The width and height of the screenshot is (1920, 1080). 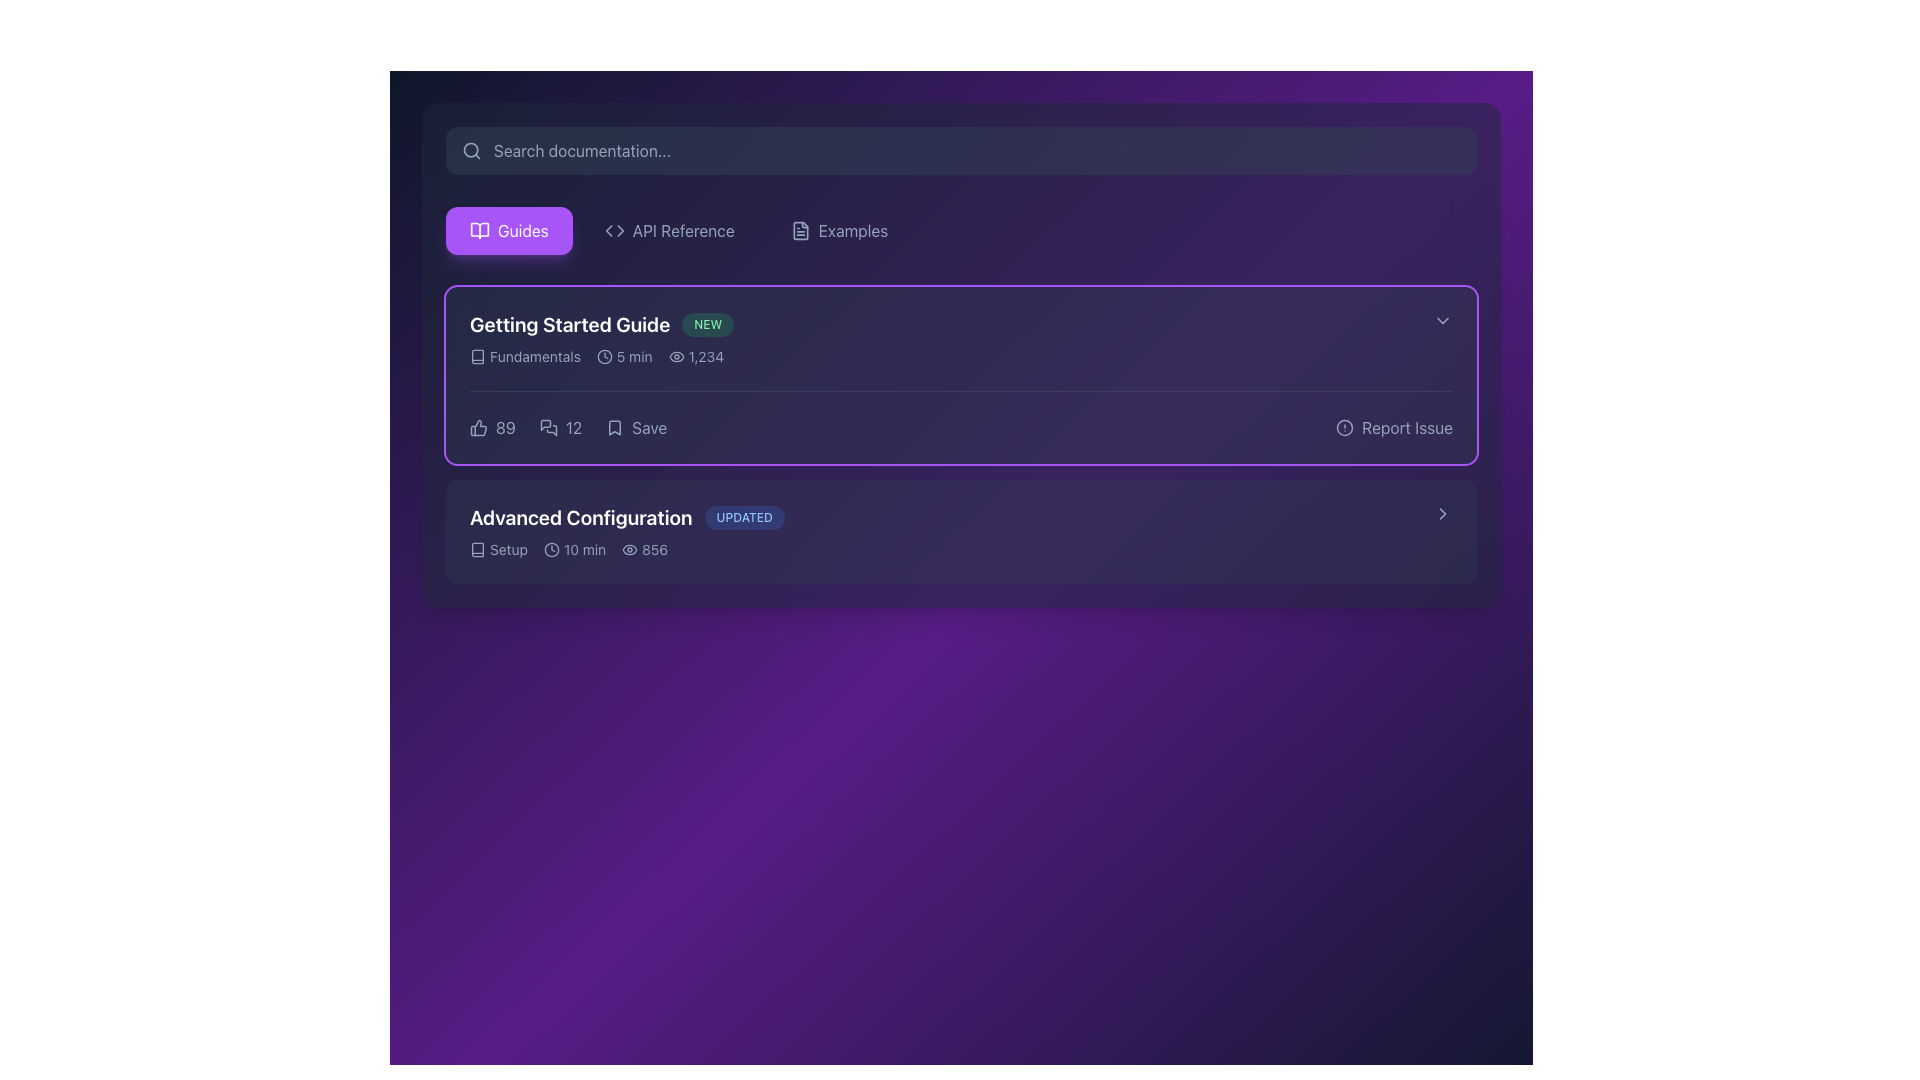 What do you see at coordinates (478, 427) in the screenshot?
I see `the 'like' icon located at the top section of the 'Getting Started Guide' card` at bounding box center [478, 427].